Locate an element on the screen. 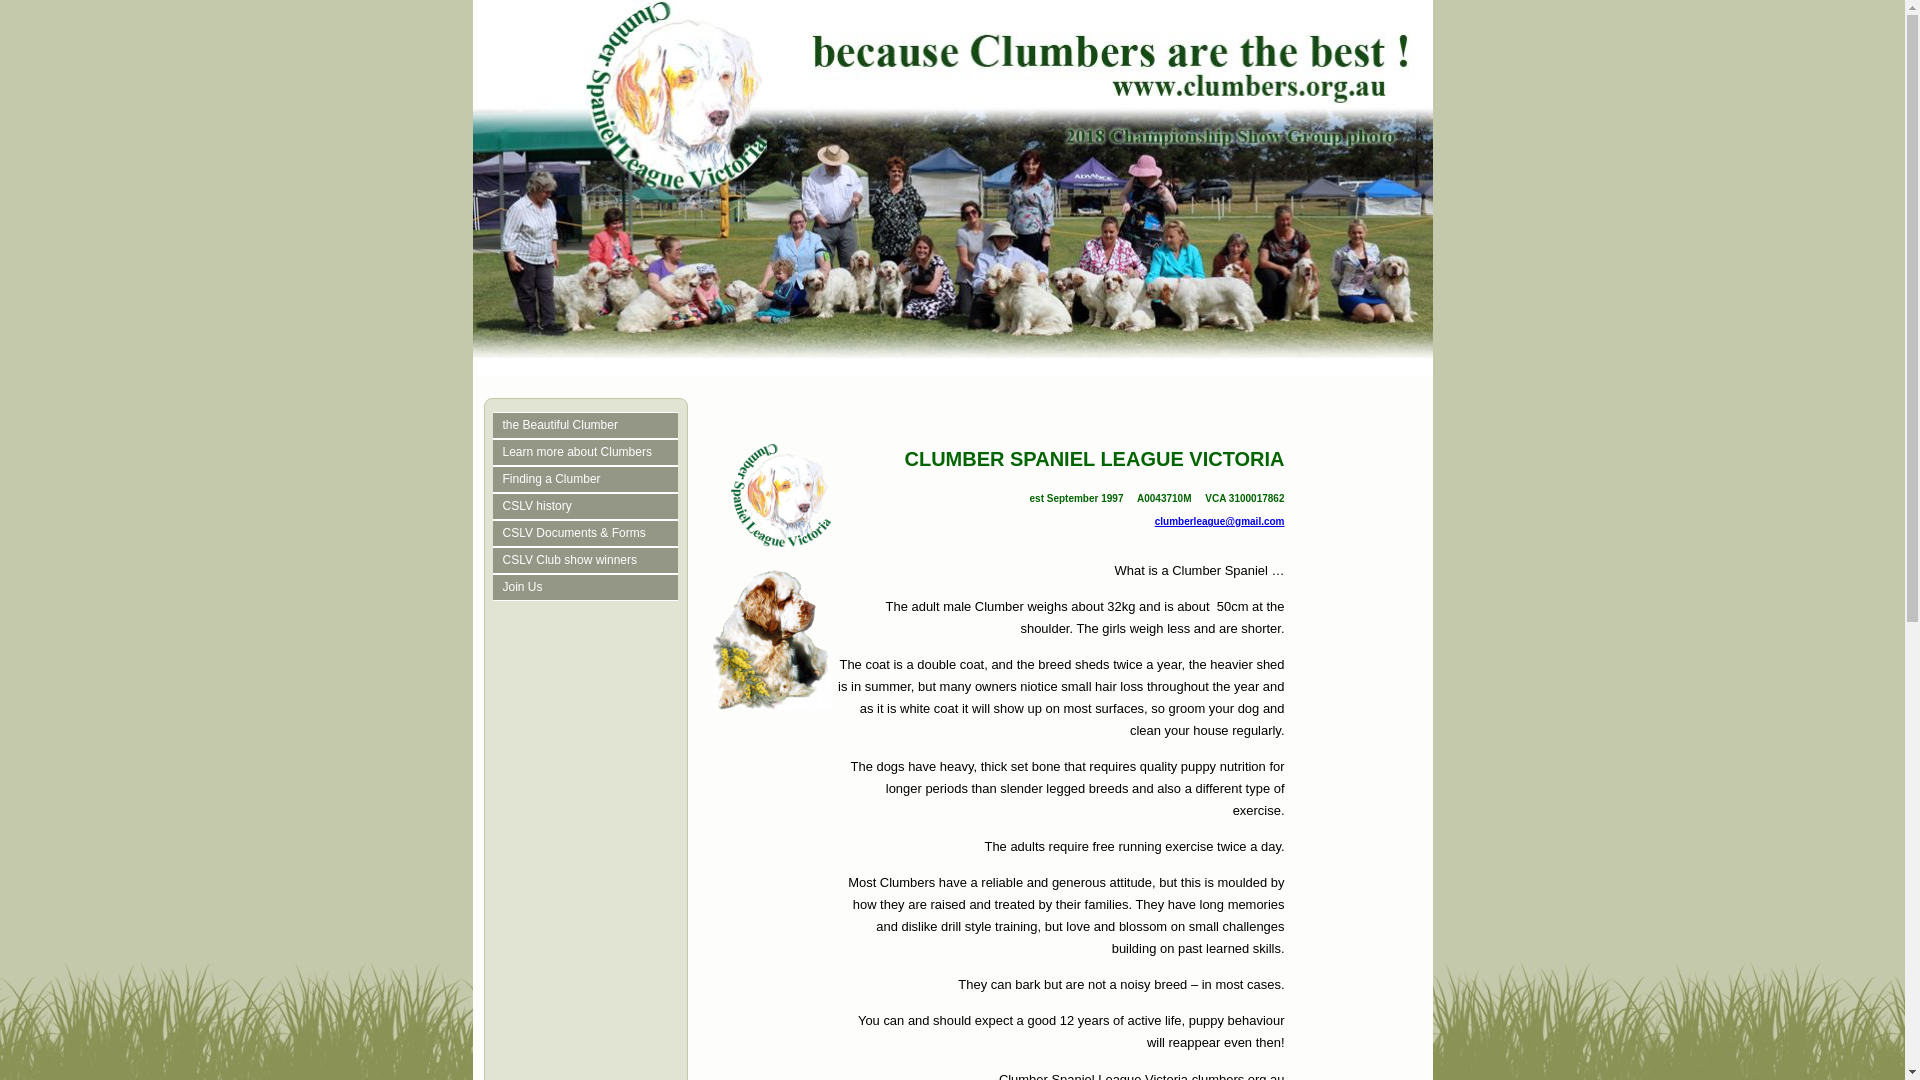 The width and height of the screenshot is (1920, 1080). 'CSLV Documents & Forms' is located at coordinates (588, 532).